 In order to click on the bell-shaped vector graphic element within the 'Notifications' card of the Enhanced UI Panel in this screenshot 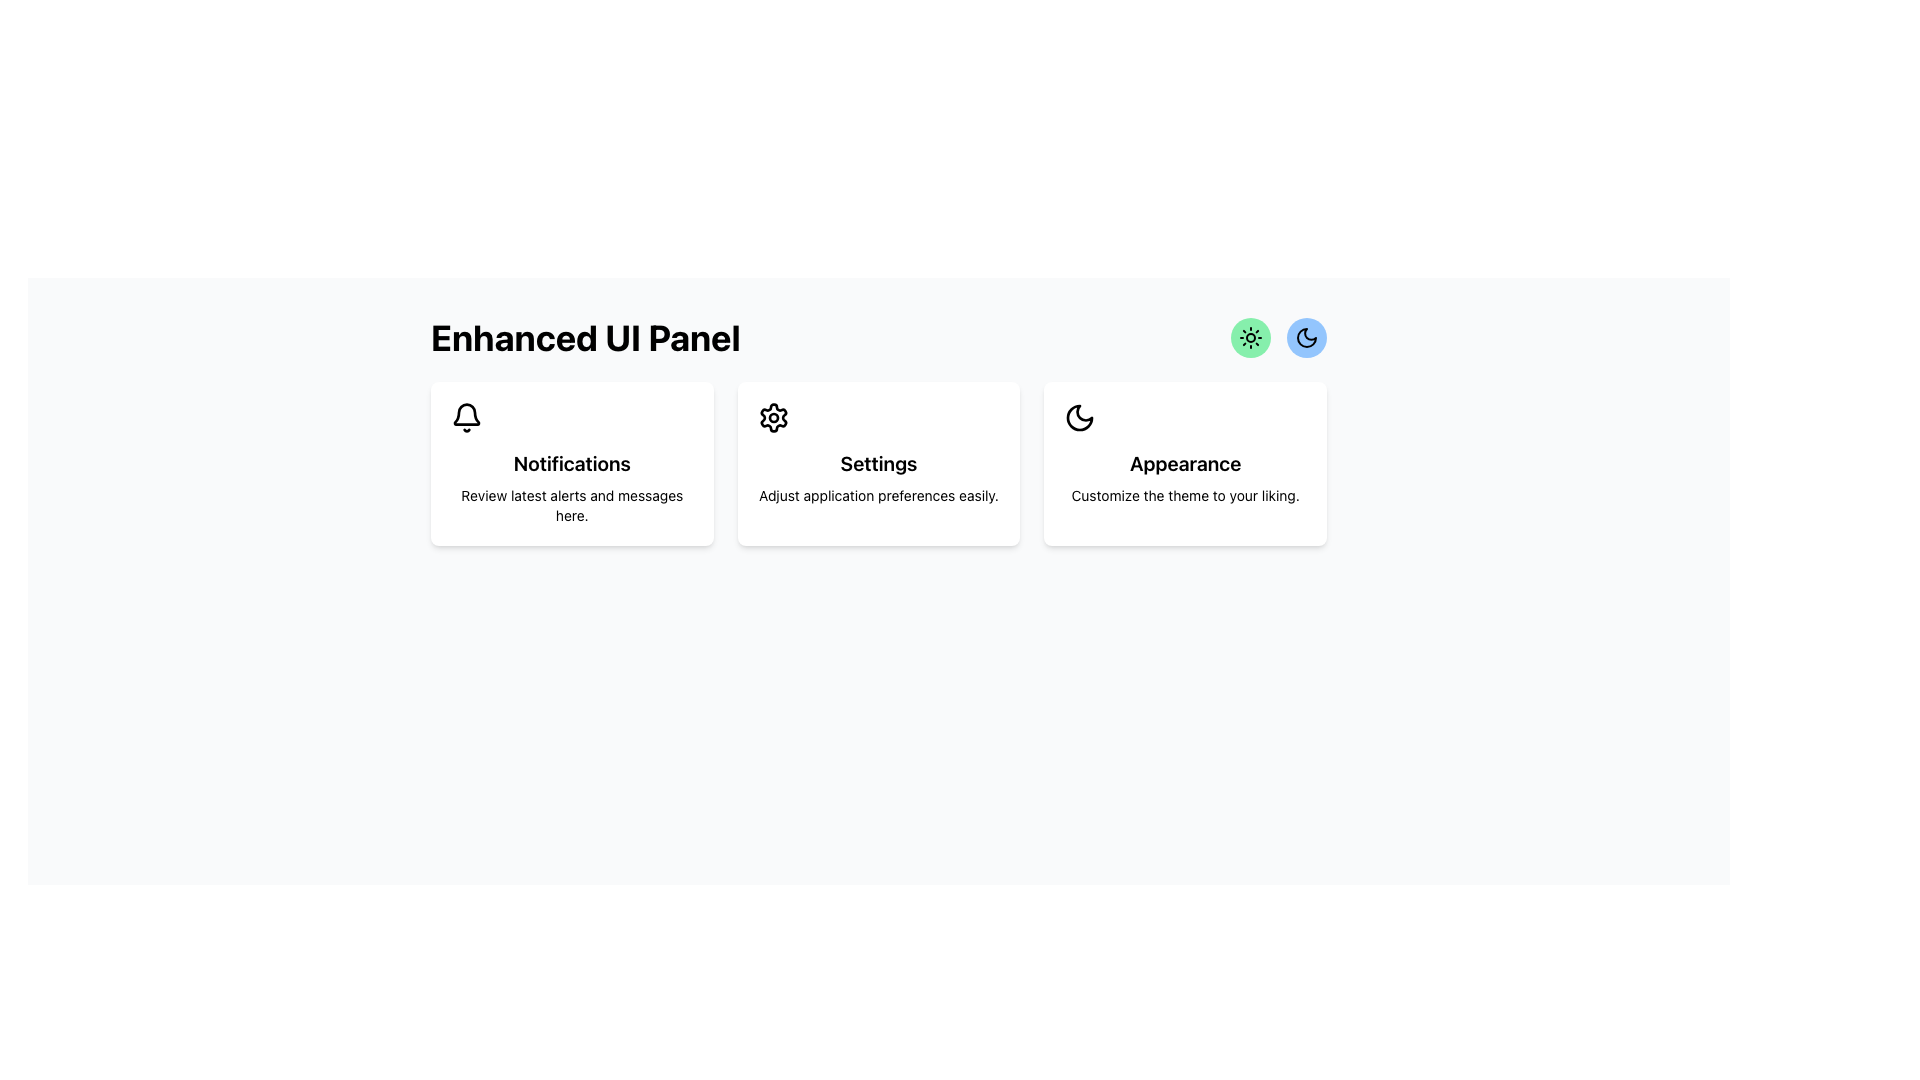, I will do `click(465, 413)`.